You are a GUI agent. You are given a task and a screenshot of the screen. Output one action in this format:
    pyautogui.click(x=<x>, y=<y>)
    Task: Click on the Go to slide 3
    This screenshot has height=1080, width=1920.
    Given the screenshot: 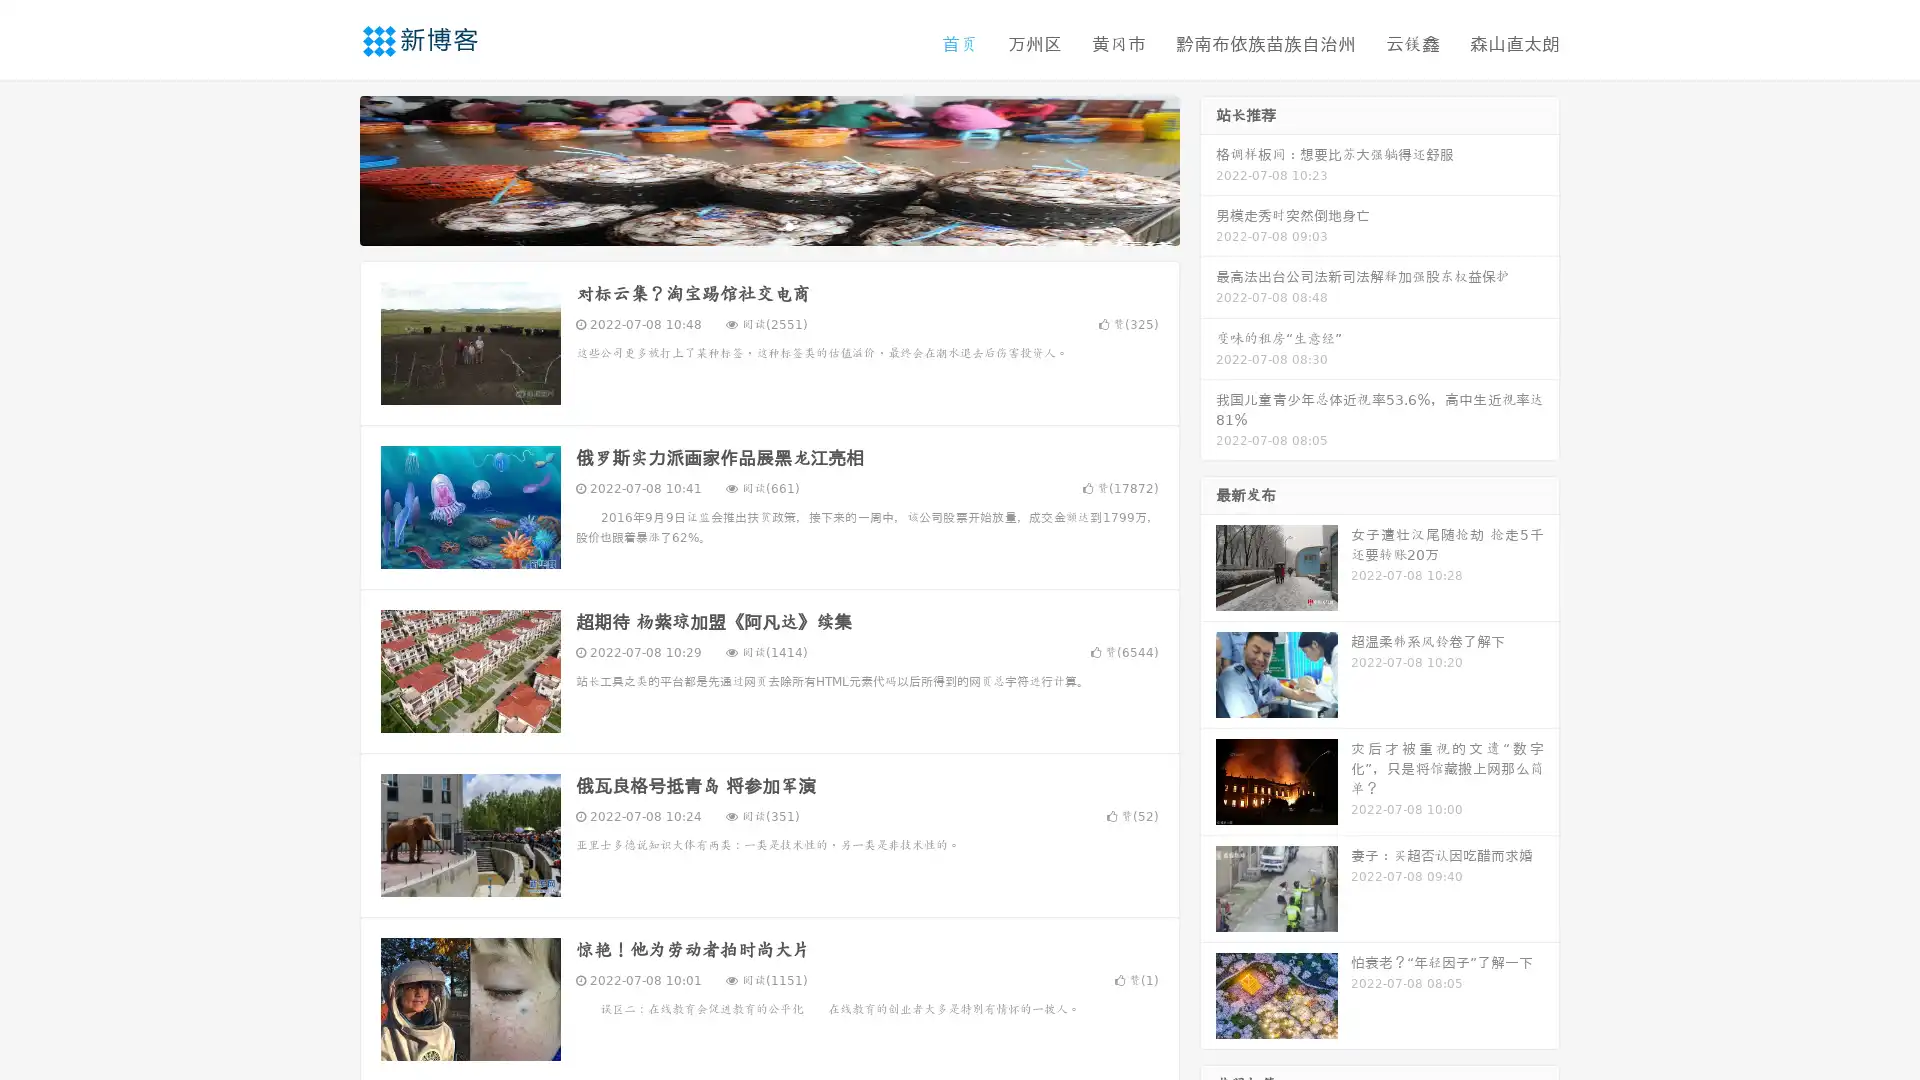 What is the action you would take?
    pyautogui.click(x=789, y=225)
    